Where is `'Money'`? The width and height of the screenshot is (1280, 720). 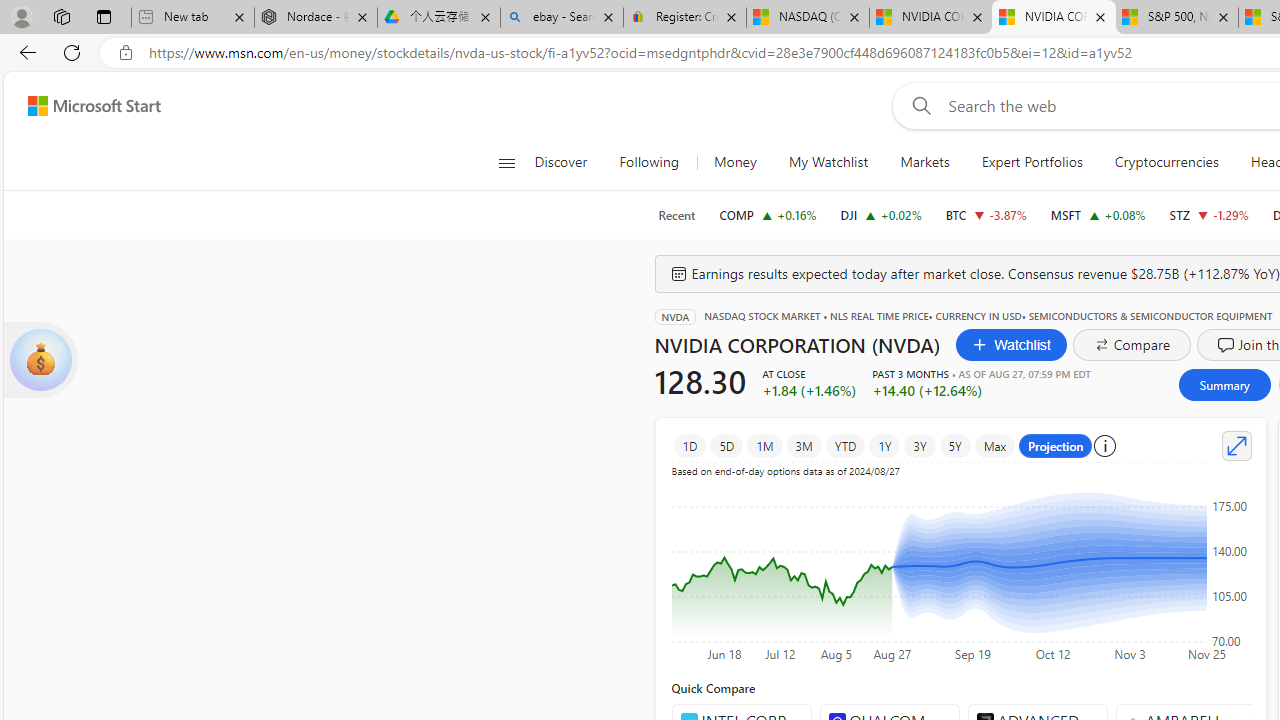 'Money' is located at coordinates (733, 162).